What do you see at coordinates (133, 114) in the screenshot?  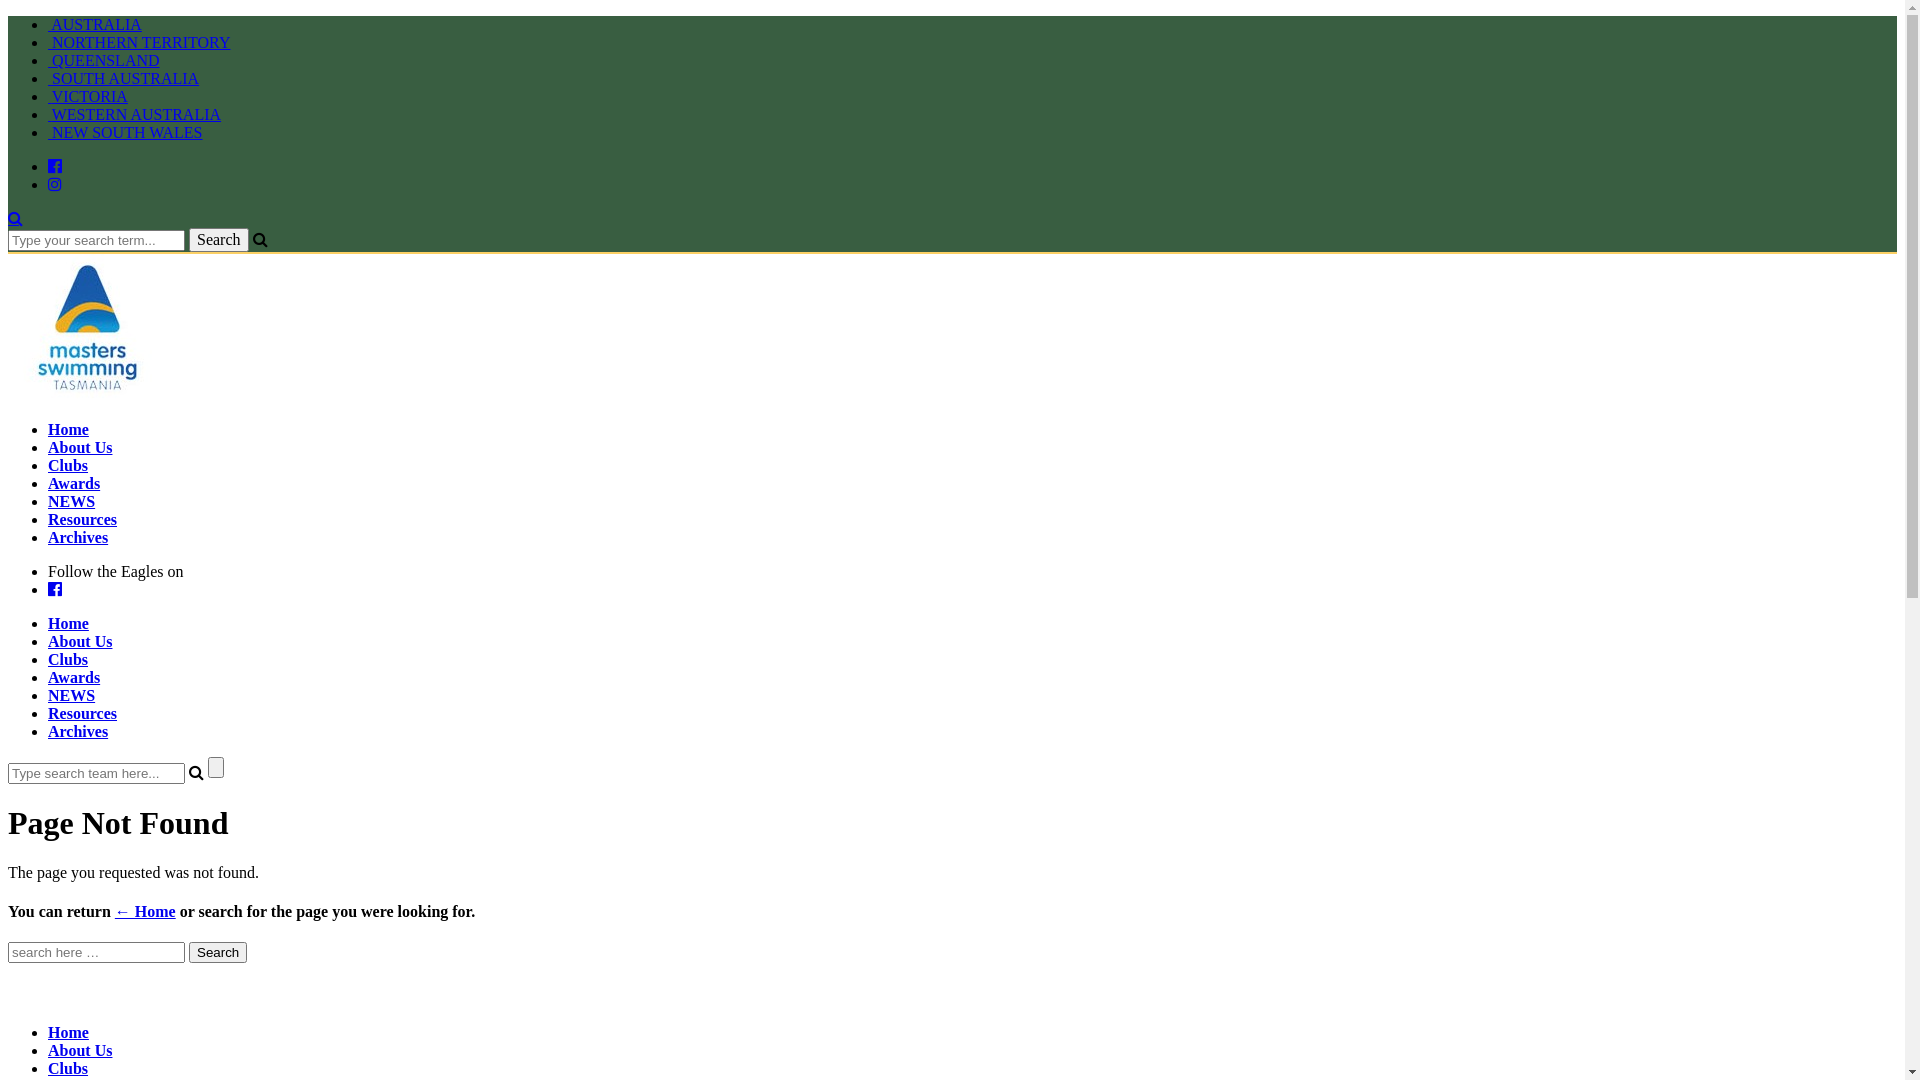 I see `'WESTERN AUSTRALIA'` at bounding box center [133, 114].